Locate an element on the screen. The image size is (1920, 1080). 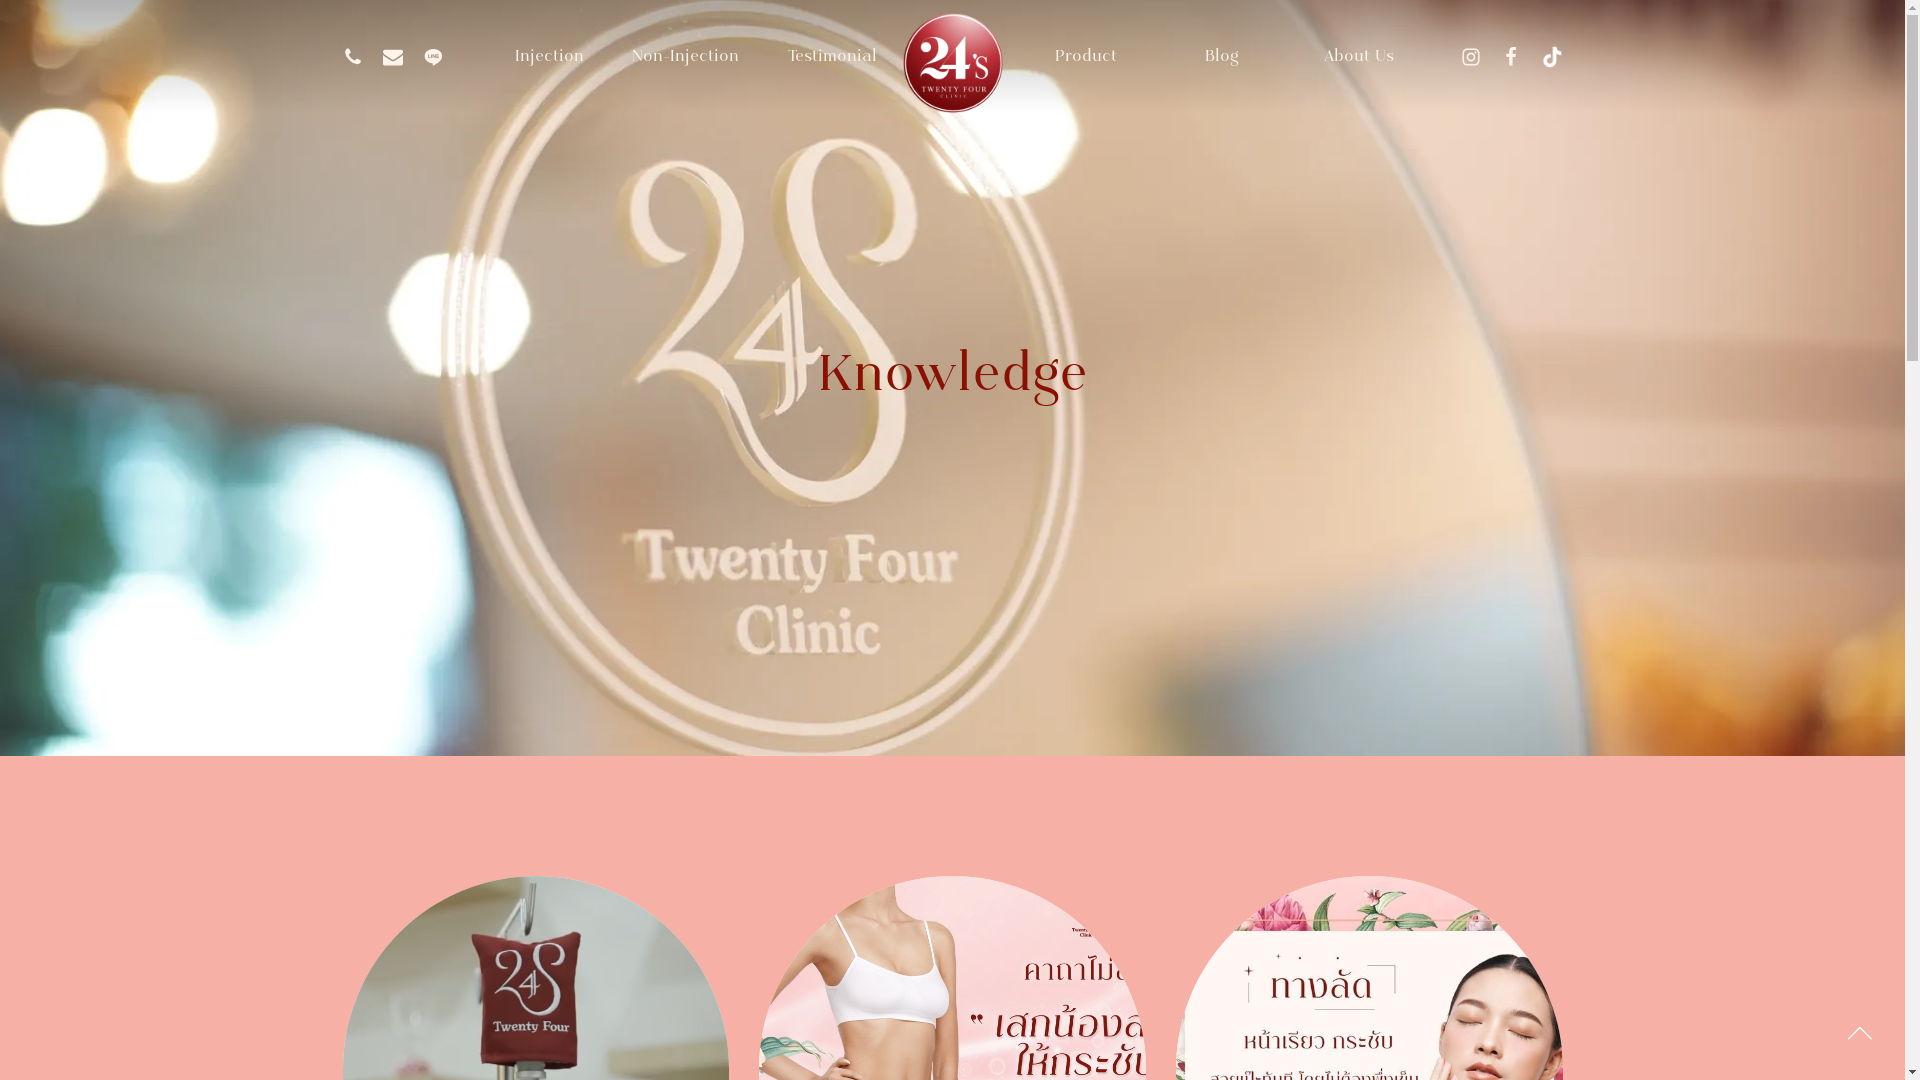
'Injection' is located at coordinates (513, 56).